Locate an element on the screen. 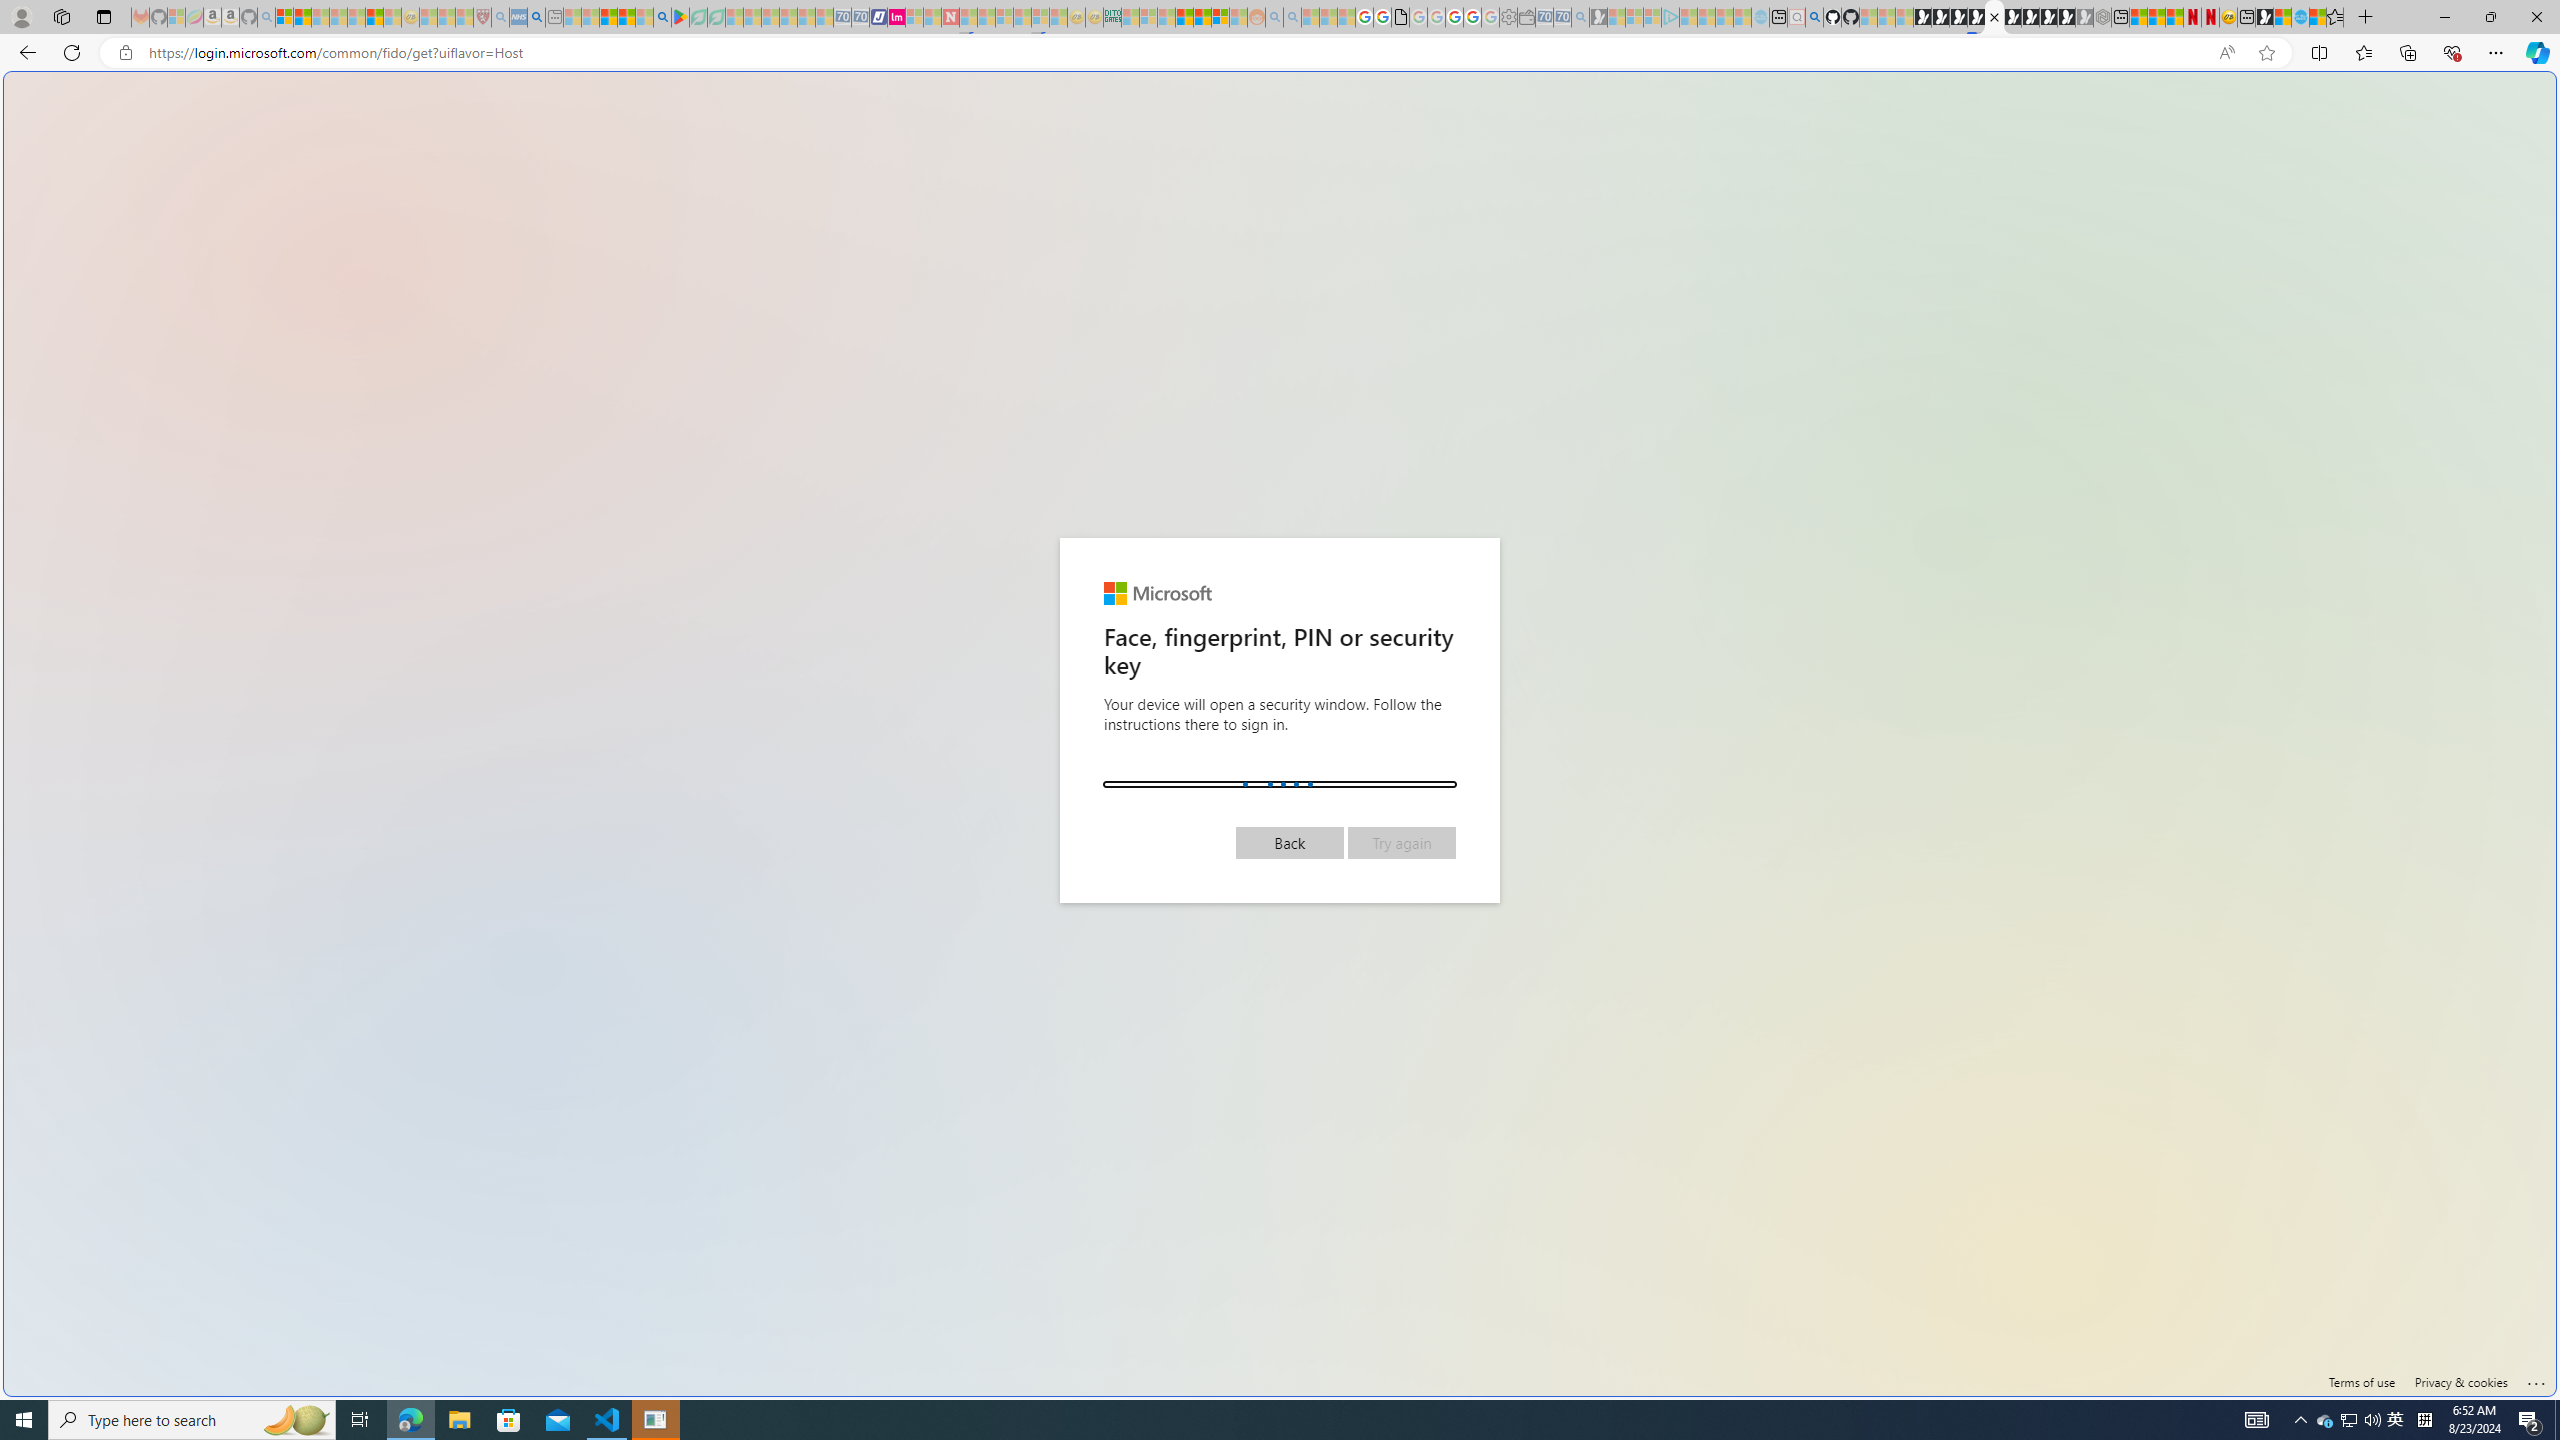  'Microsoft' is located at coordinates (1157, 593).